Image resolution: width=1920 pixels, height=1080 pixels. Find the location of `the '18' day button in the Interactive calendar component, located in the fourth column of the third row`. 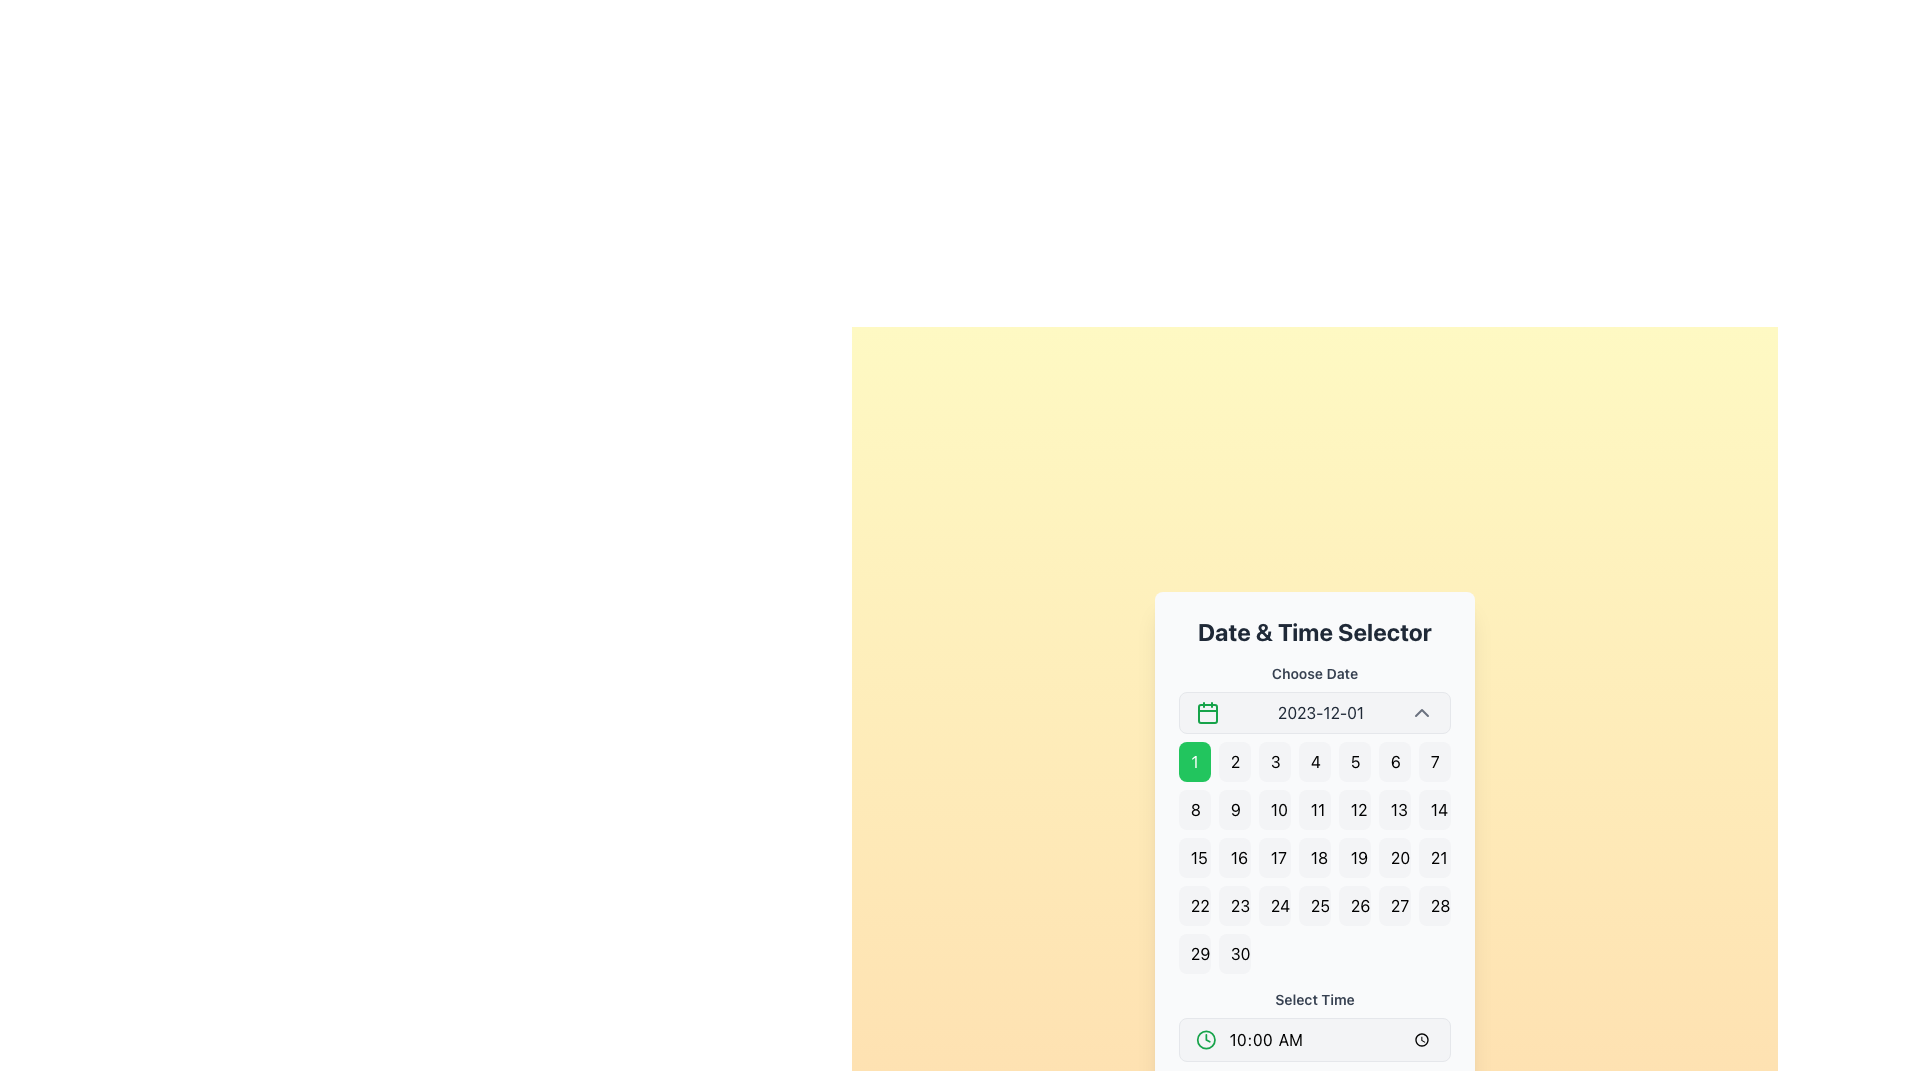

the '18' day button in the Interactive calendar component, located in the fourth column of the third row is located at coordinates (1315, 856).